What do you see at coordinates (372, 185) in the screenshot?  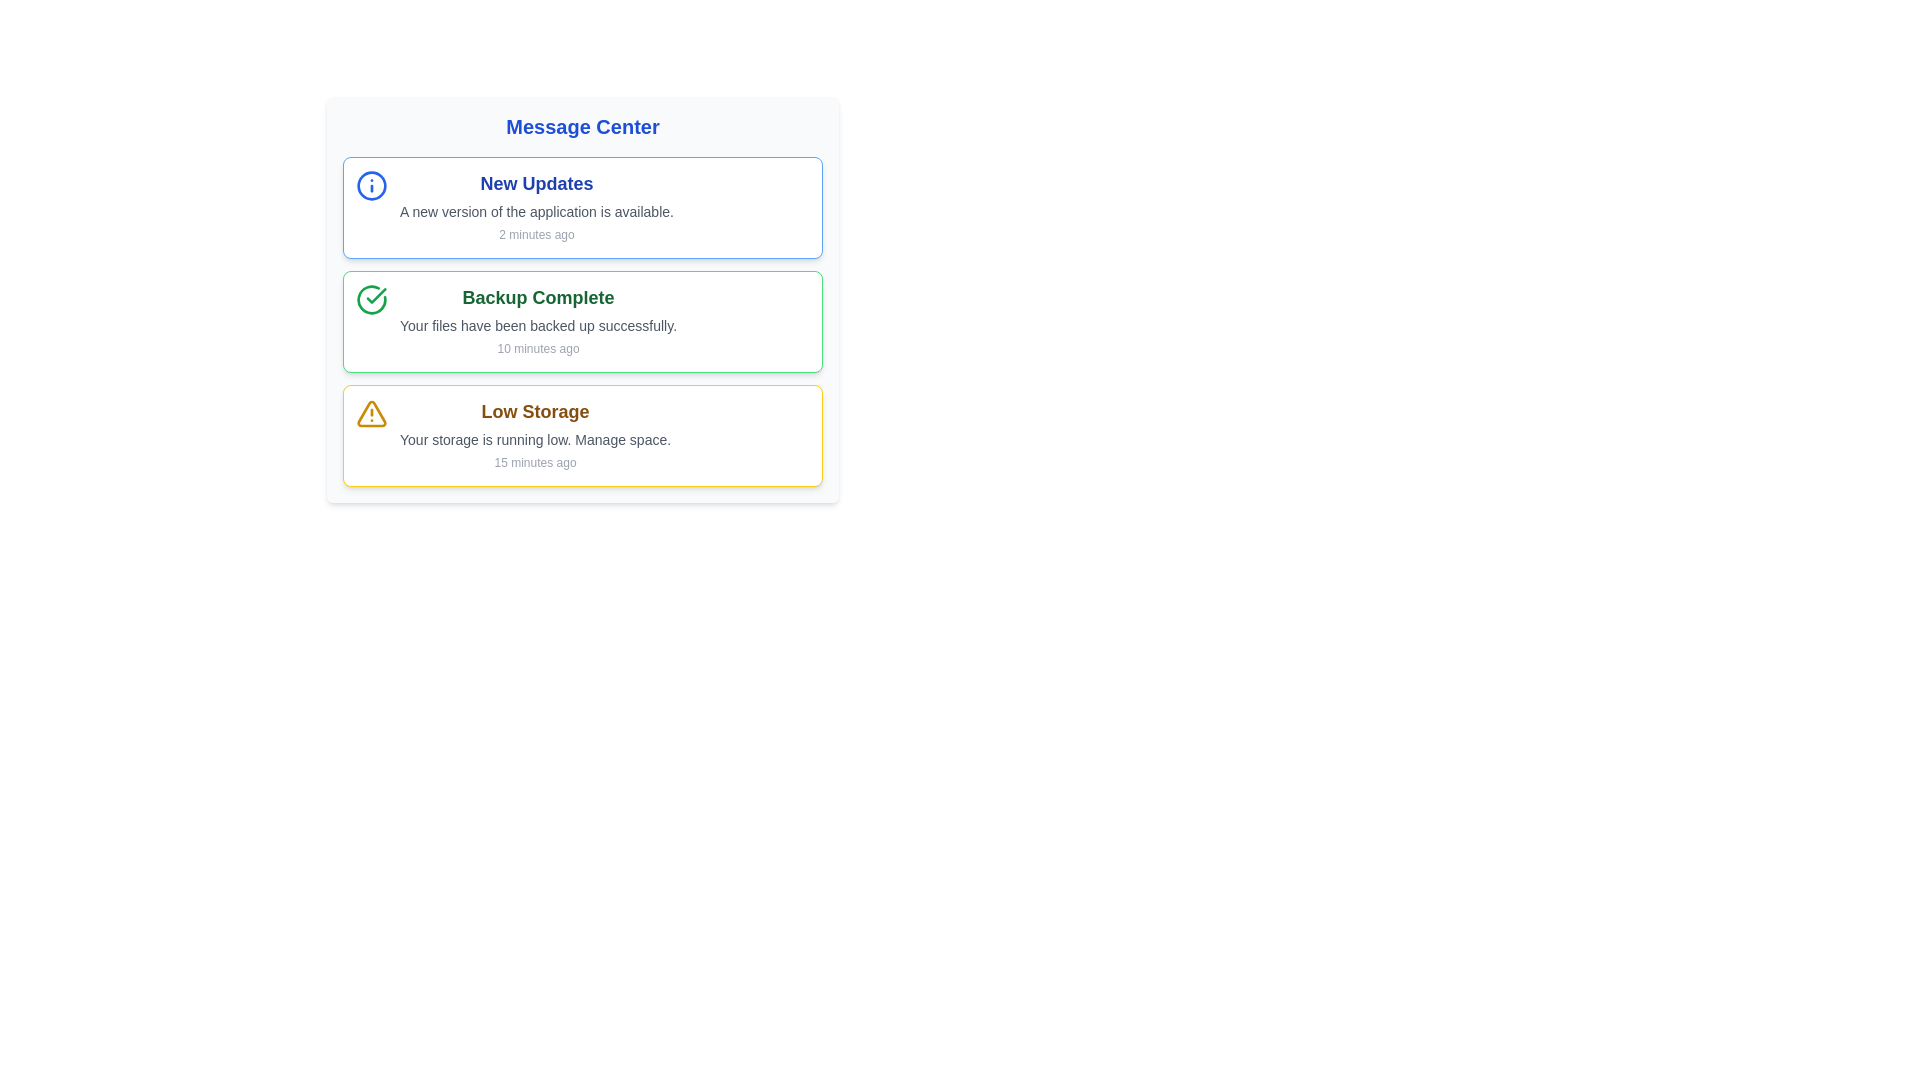 I see `the information icon located on the left side of the 'New Updates' notification card at the topmost notification in the Message Center interface` at bounding box center [372, 185].